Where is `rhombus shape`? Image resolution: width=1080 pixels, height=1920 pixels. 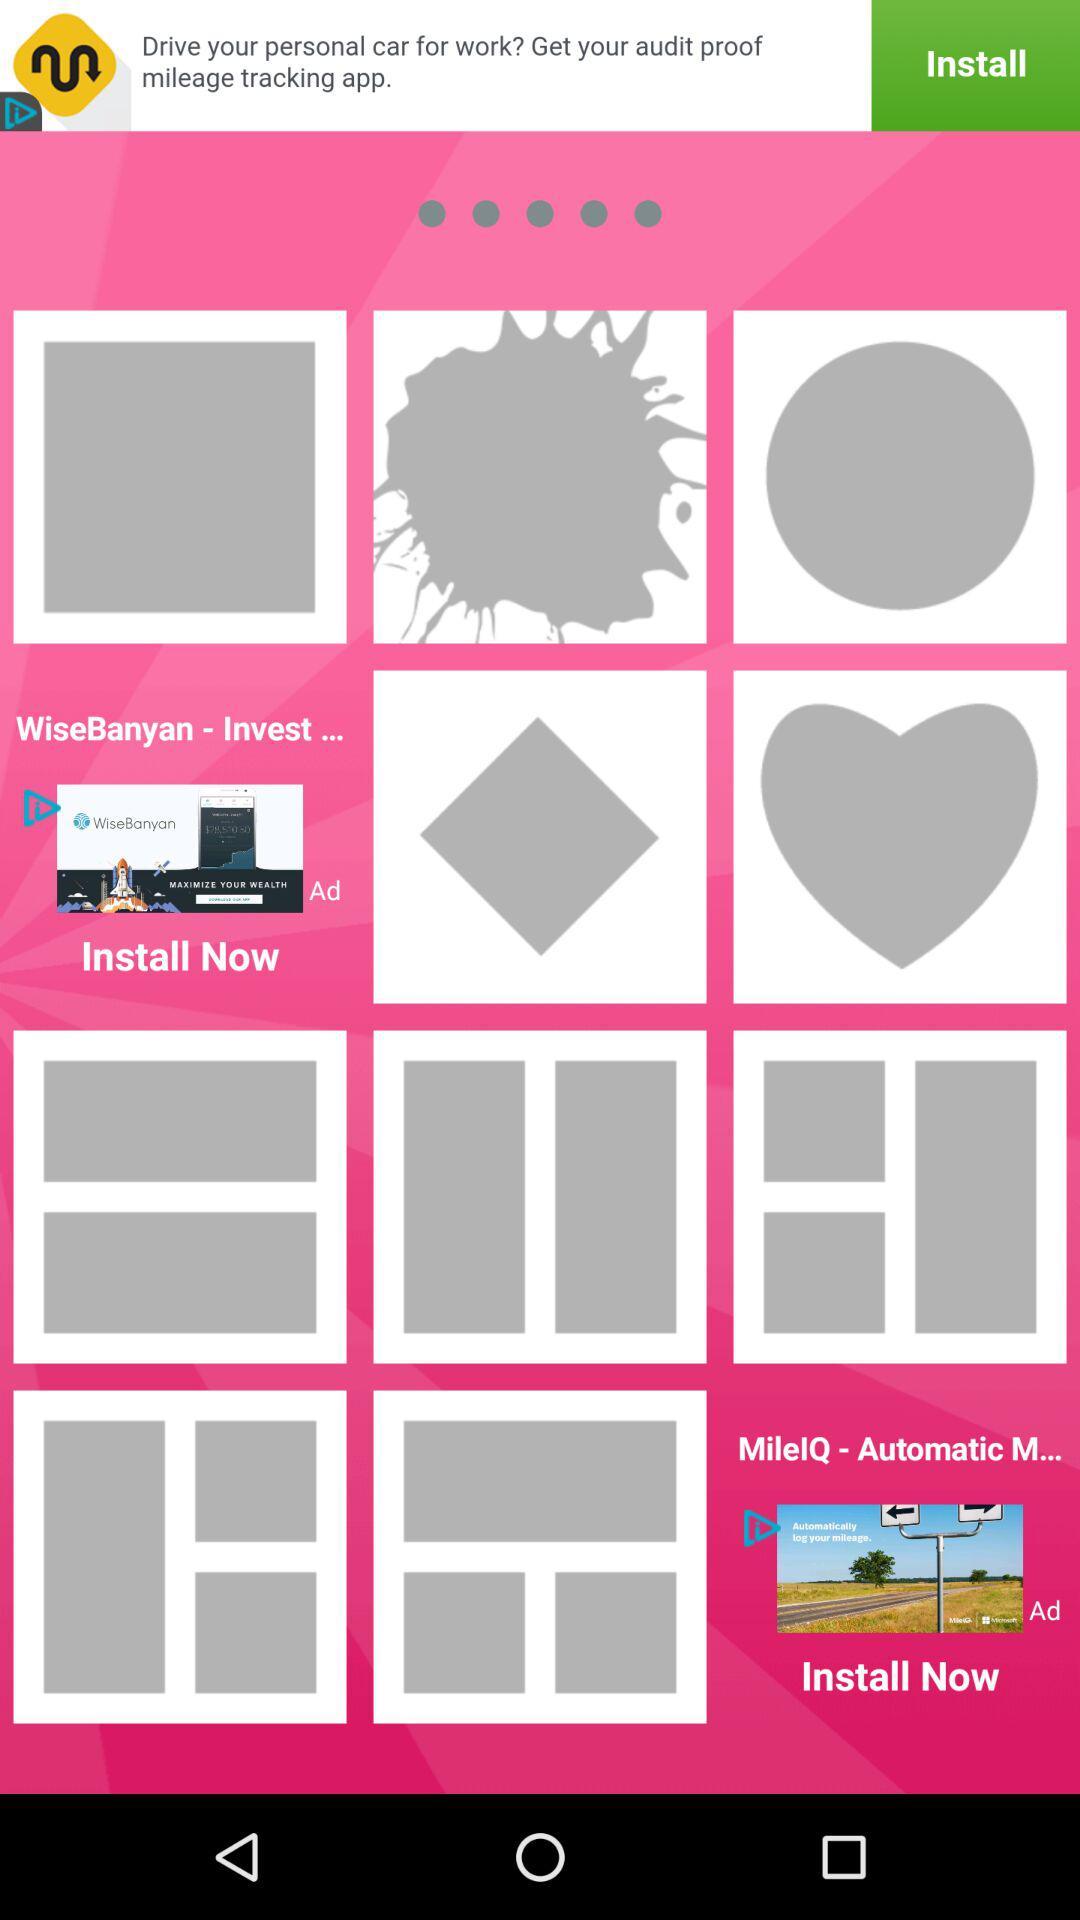
rhombus shape is located at coordinates (540, 836).